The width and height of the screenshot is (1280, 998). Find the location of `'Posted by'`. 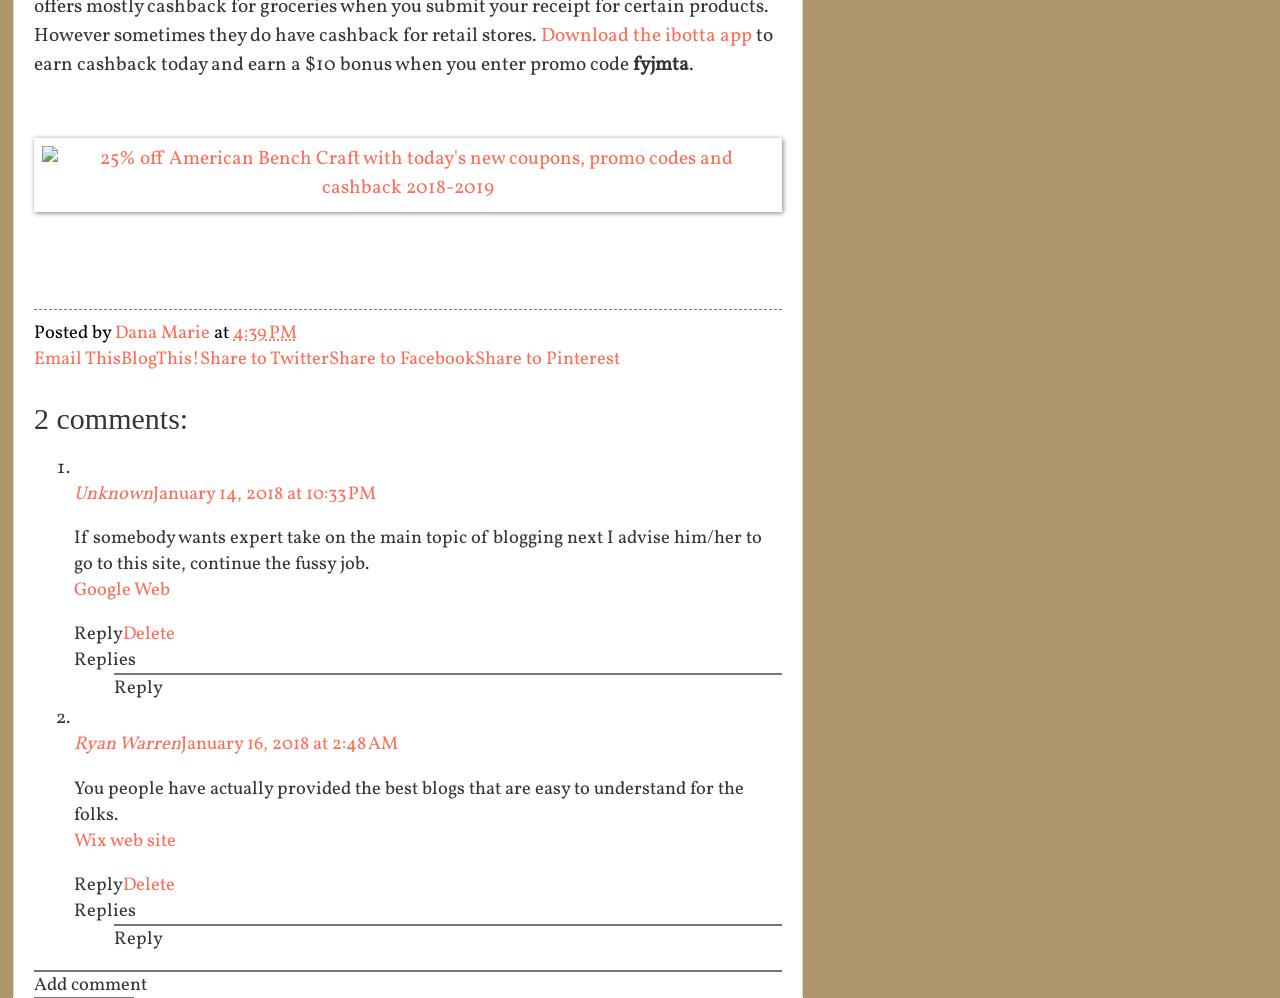

'Posted by' is located at coordinates (74, 333).